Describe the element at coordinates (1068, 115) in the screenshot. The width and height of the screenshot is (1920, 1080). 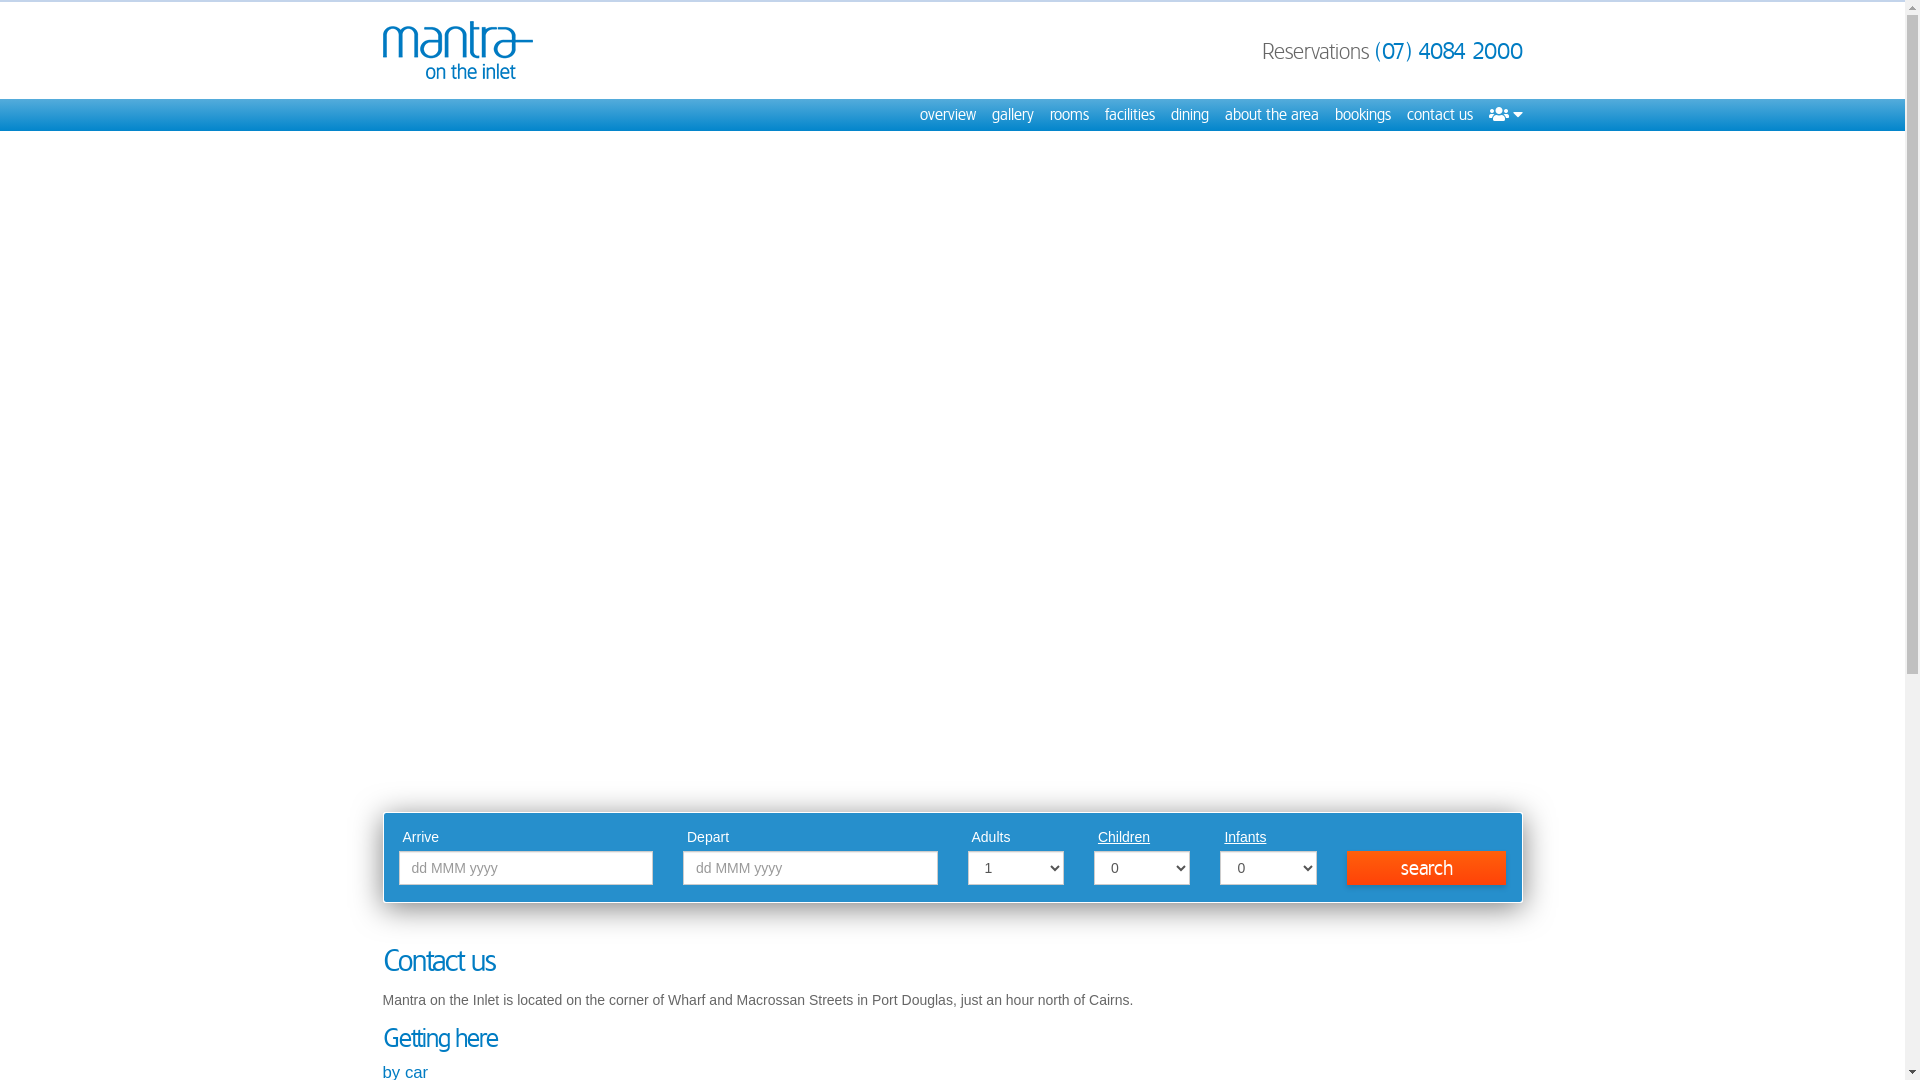
I see `'rooms'` at that location.